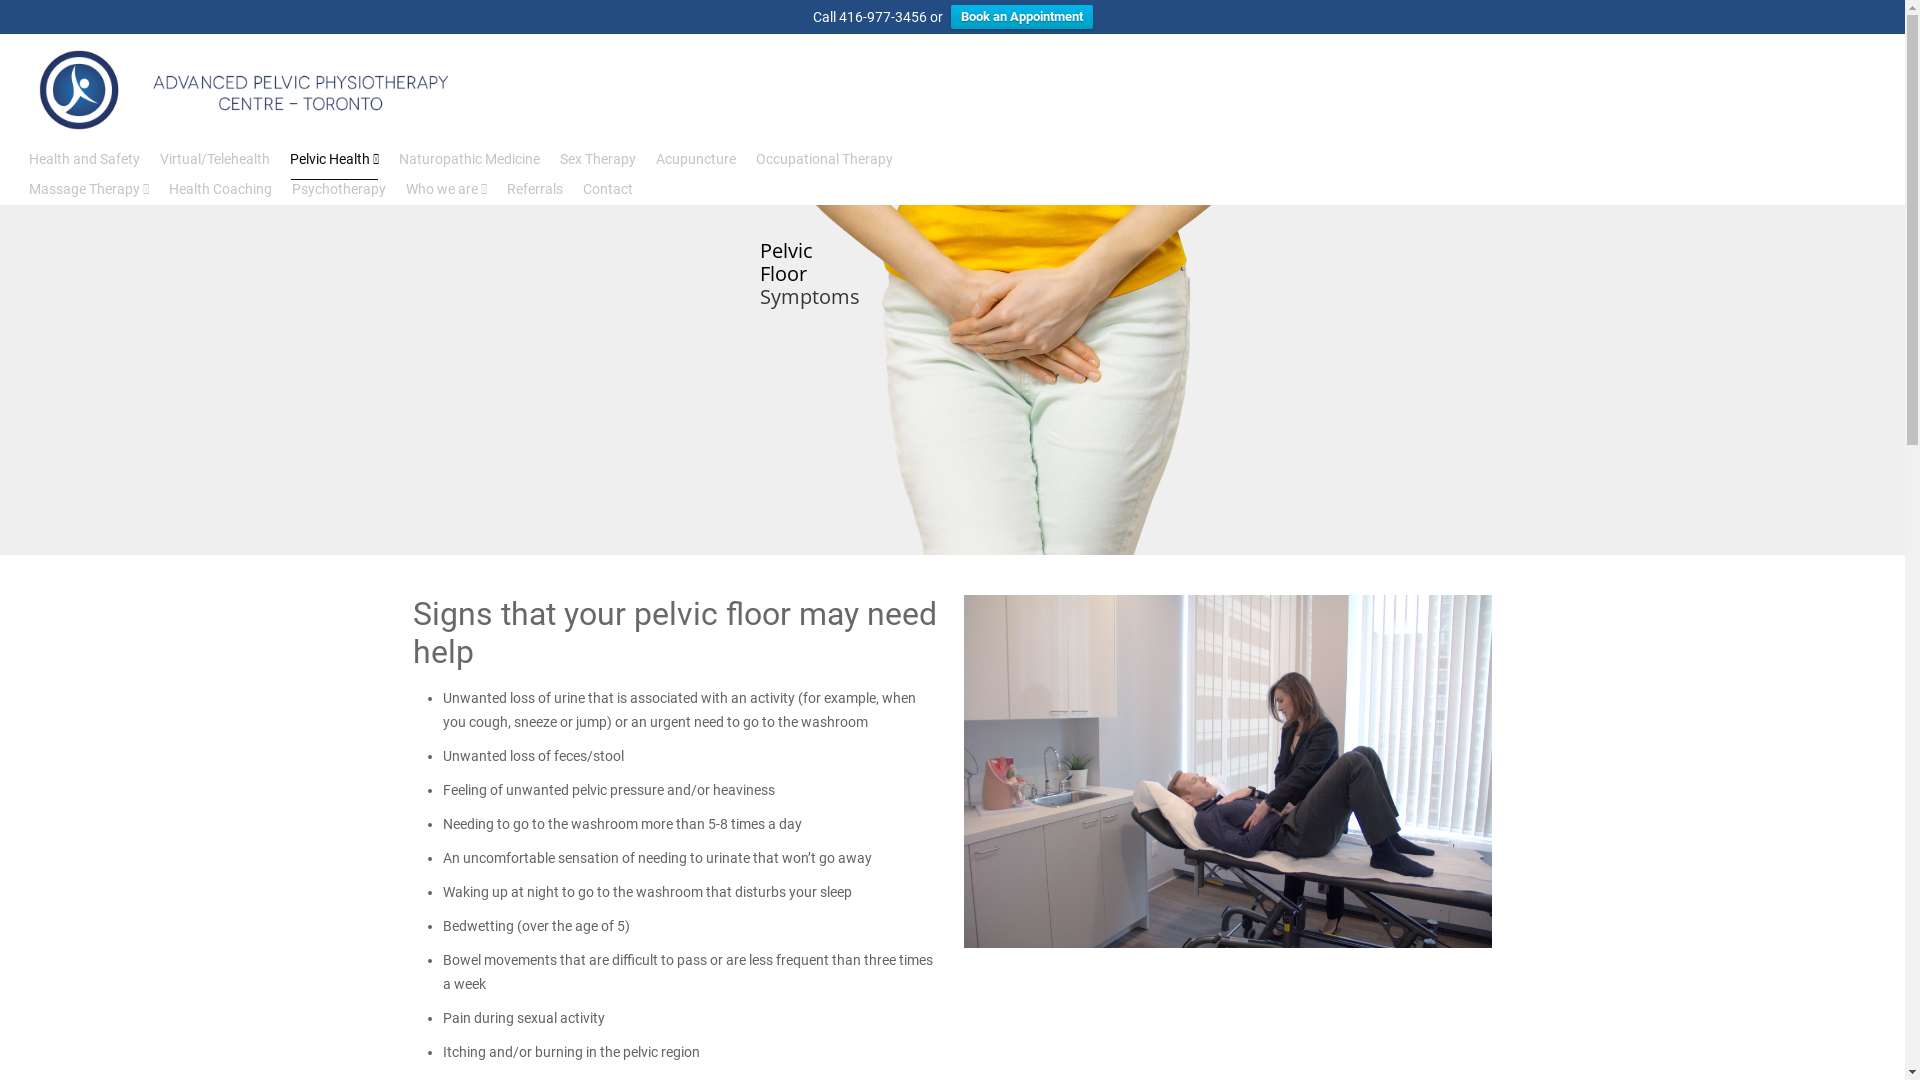 The image size is (1920, 1080). I want to click on 'Referrals', so click(534, 189).